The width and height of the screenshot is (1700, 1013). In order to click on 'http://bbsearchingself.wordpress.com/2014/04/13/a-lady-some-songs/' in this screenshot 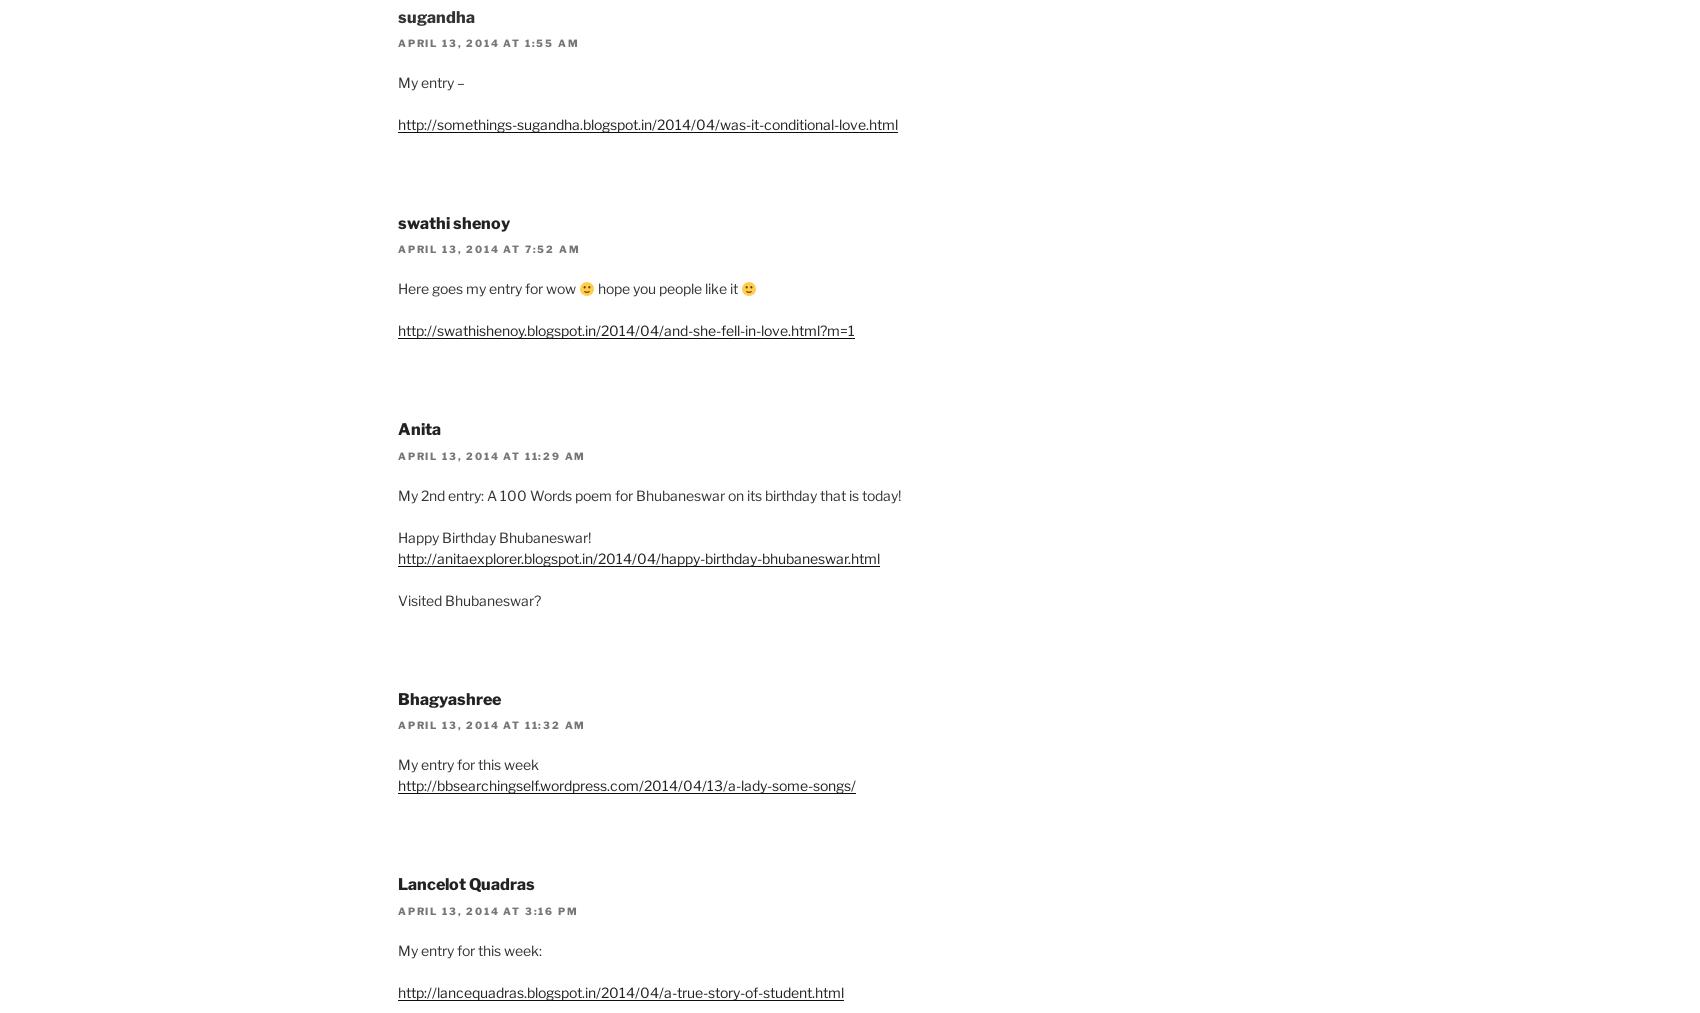, I will do `click(625, 785)`.